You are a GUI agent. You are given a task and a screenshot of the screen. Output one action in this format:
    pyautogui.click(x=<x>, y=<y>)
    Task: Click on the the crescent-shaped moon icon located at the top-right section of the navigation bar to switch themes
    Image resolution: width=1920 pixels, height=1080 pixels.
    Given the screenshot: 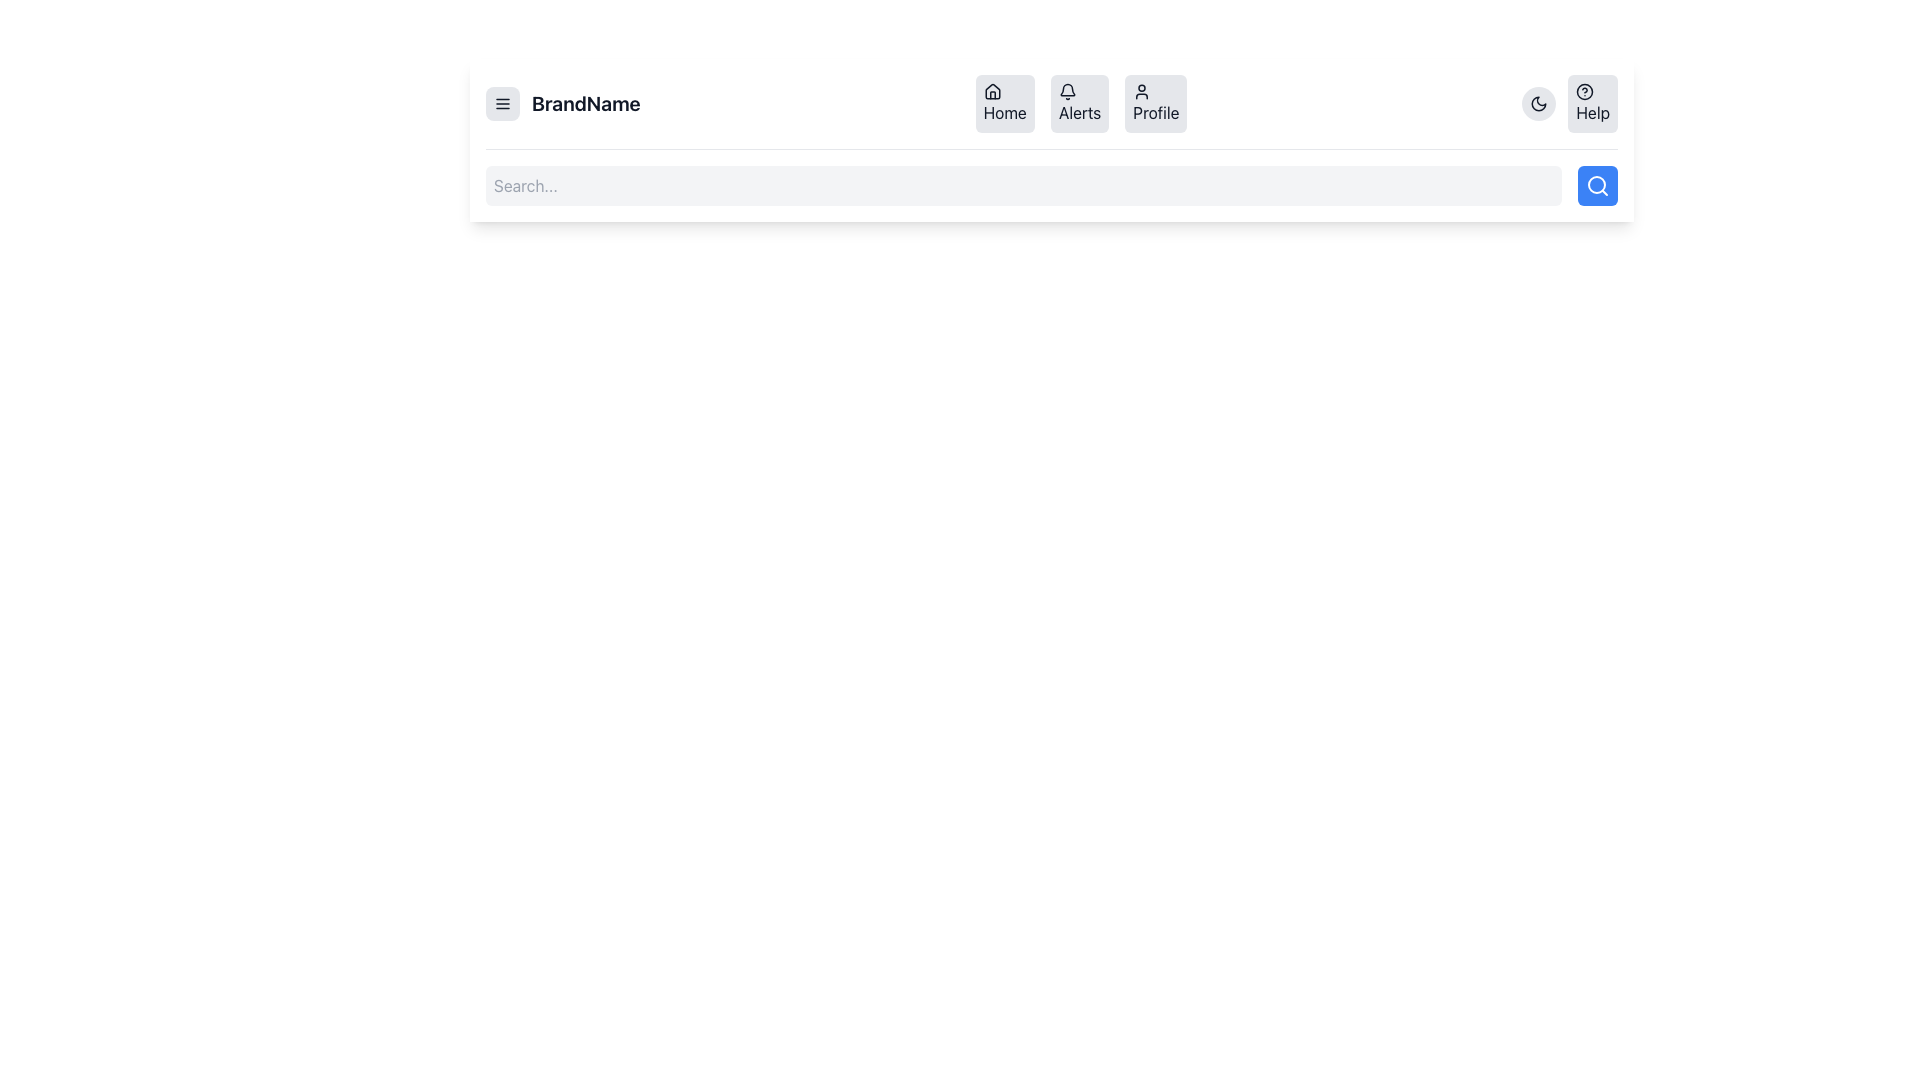 What is the action you would take?
    pyautogui.click(x=1538, y=104)
    